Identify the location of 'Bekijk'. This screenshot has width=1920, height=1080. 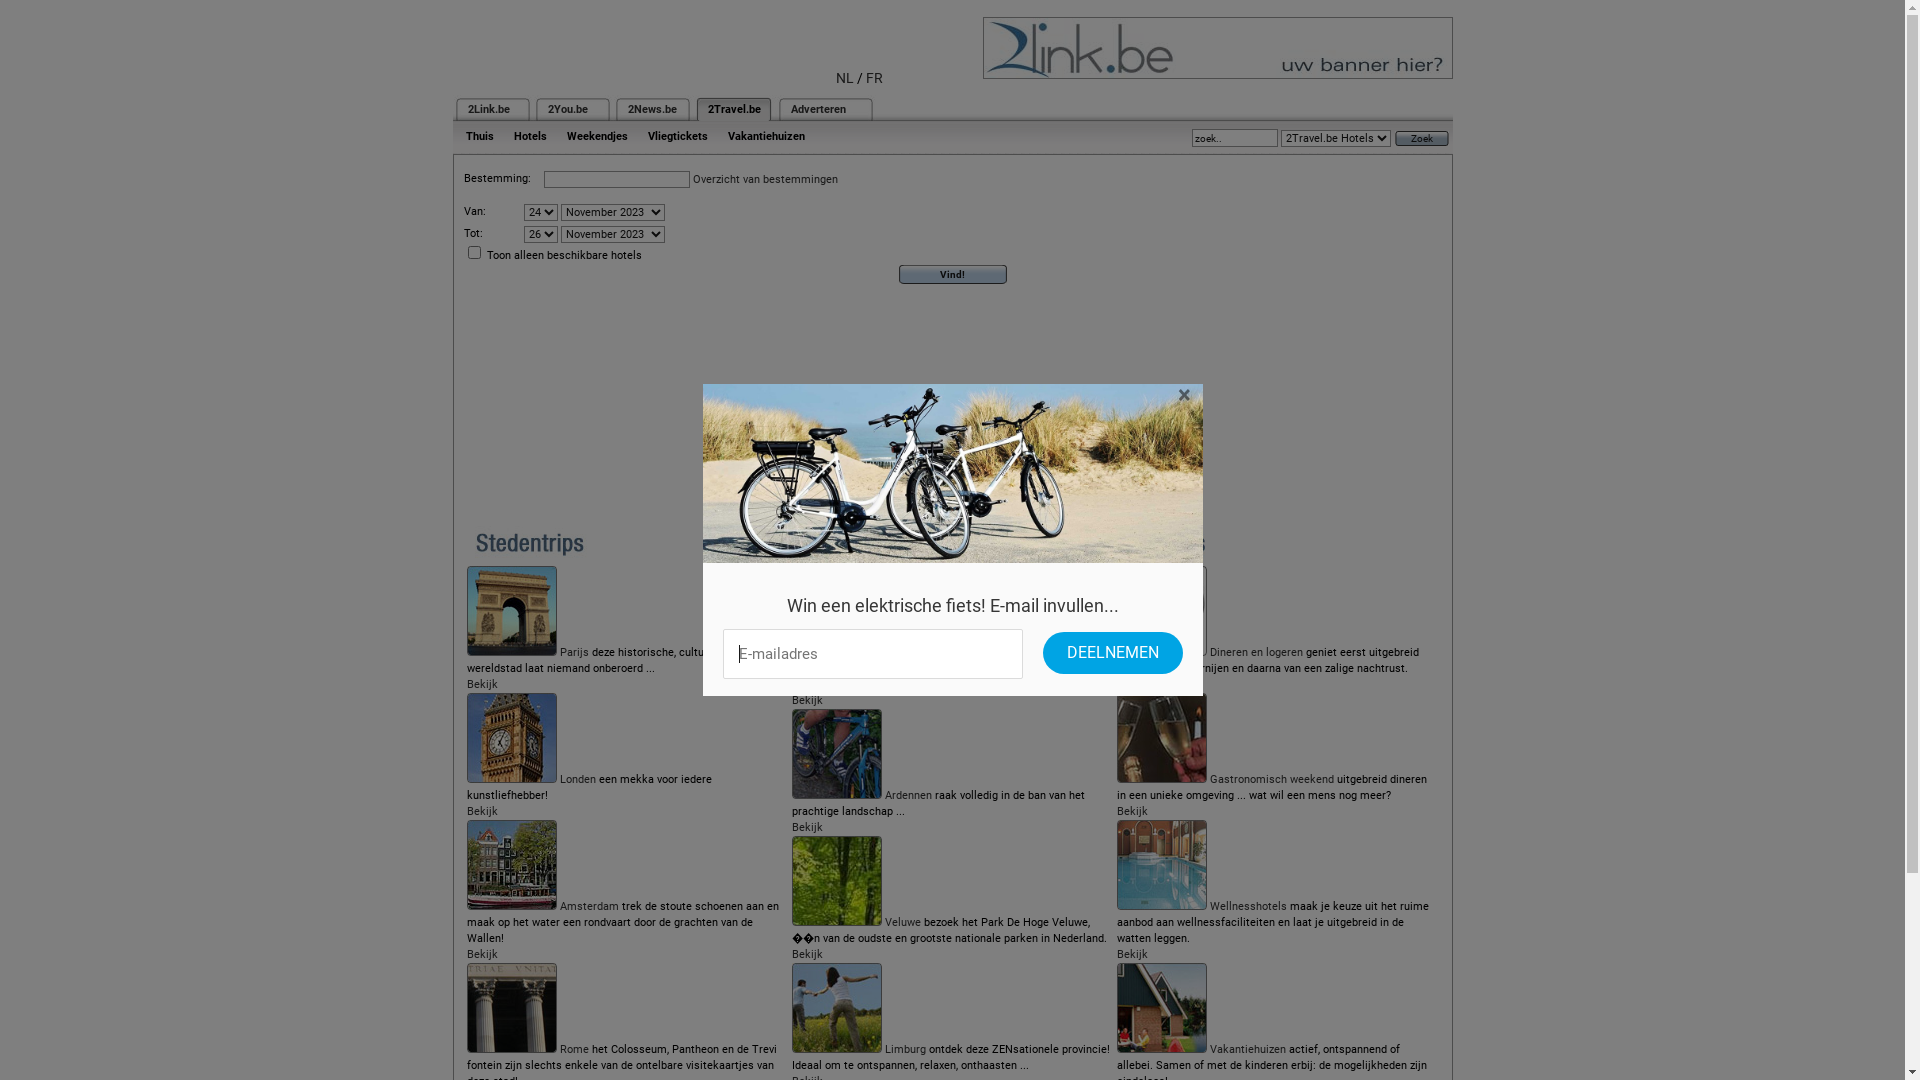
(481, 683).